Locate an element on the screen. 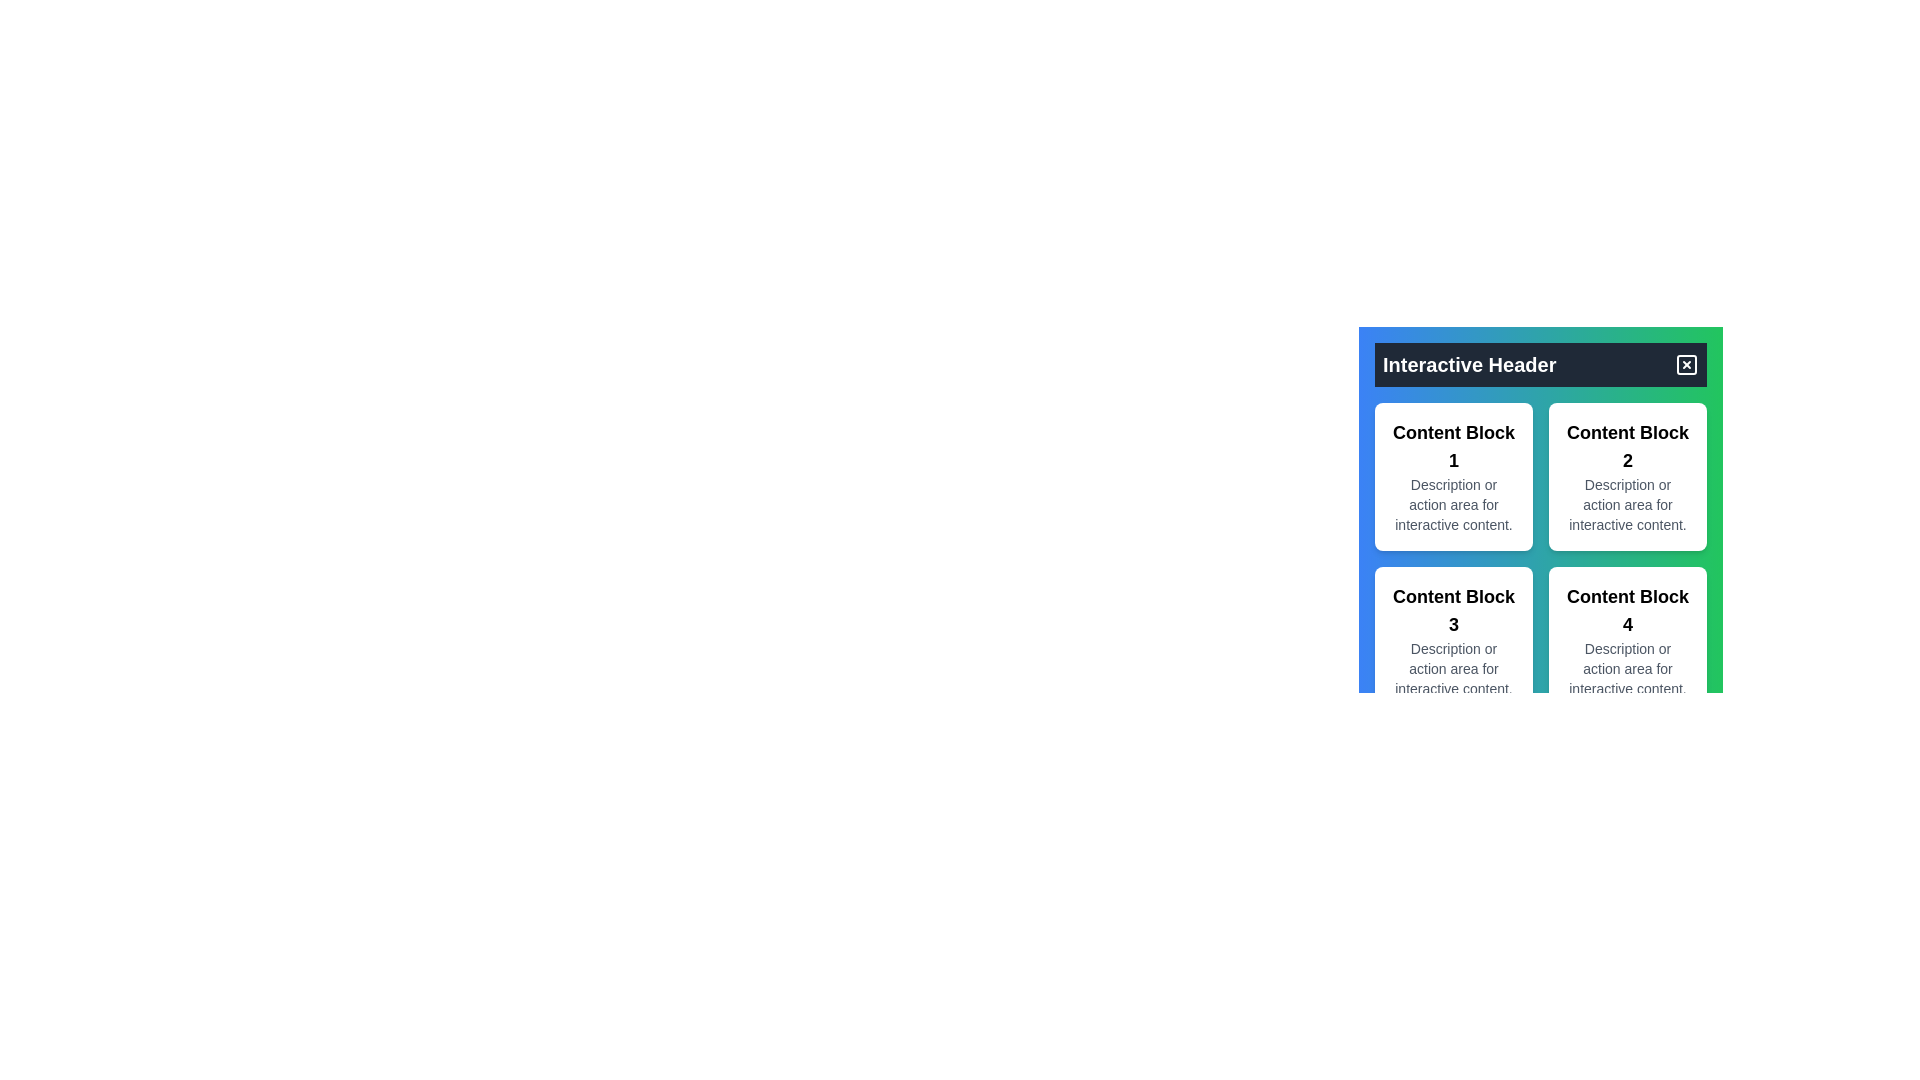 Image resolution: width=1920 pixels, height=1080 pixels. the text node styled with a small font size and gray color that contains the text 'Description or action area for interactive content.' located below the bold title 'Content Block 3' is located at coordinates (1454, 668).